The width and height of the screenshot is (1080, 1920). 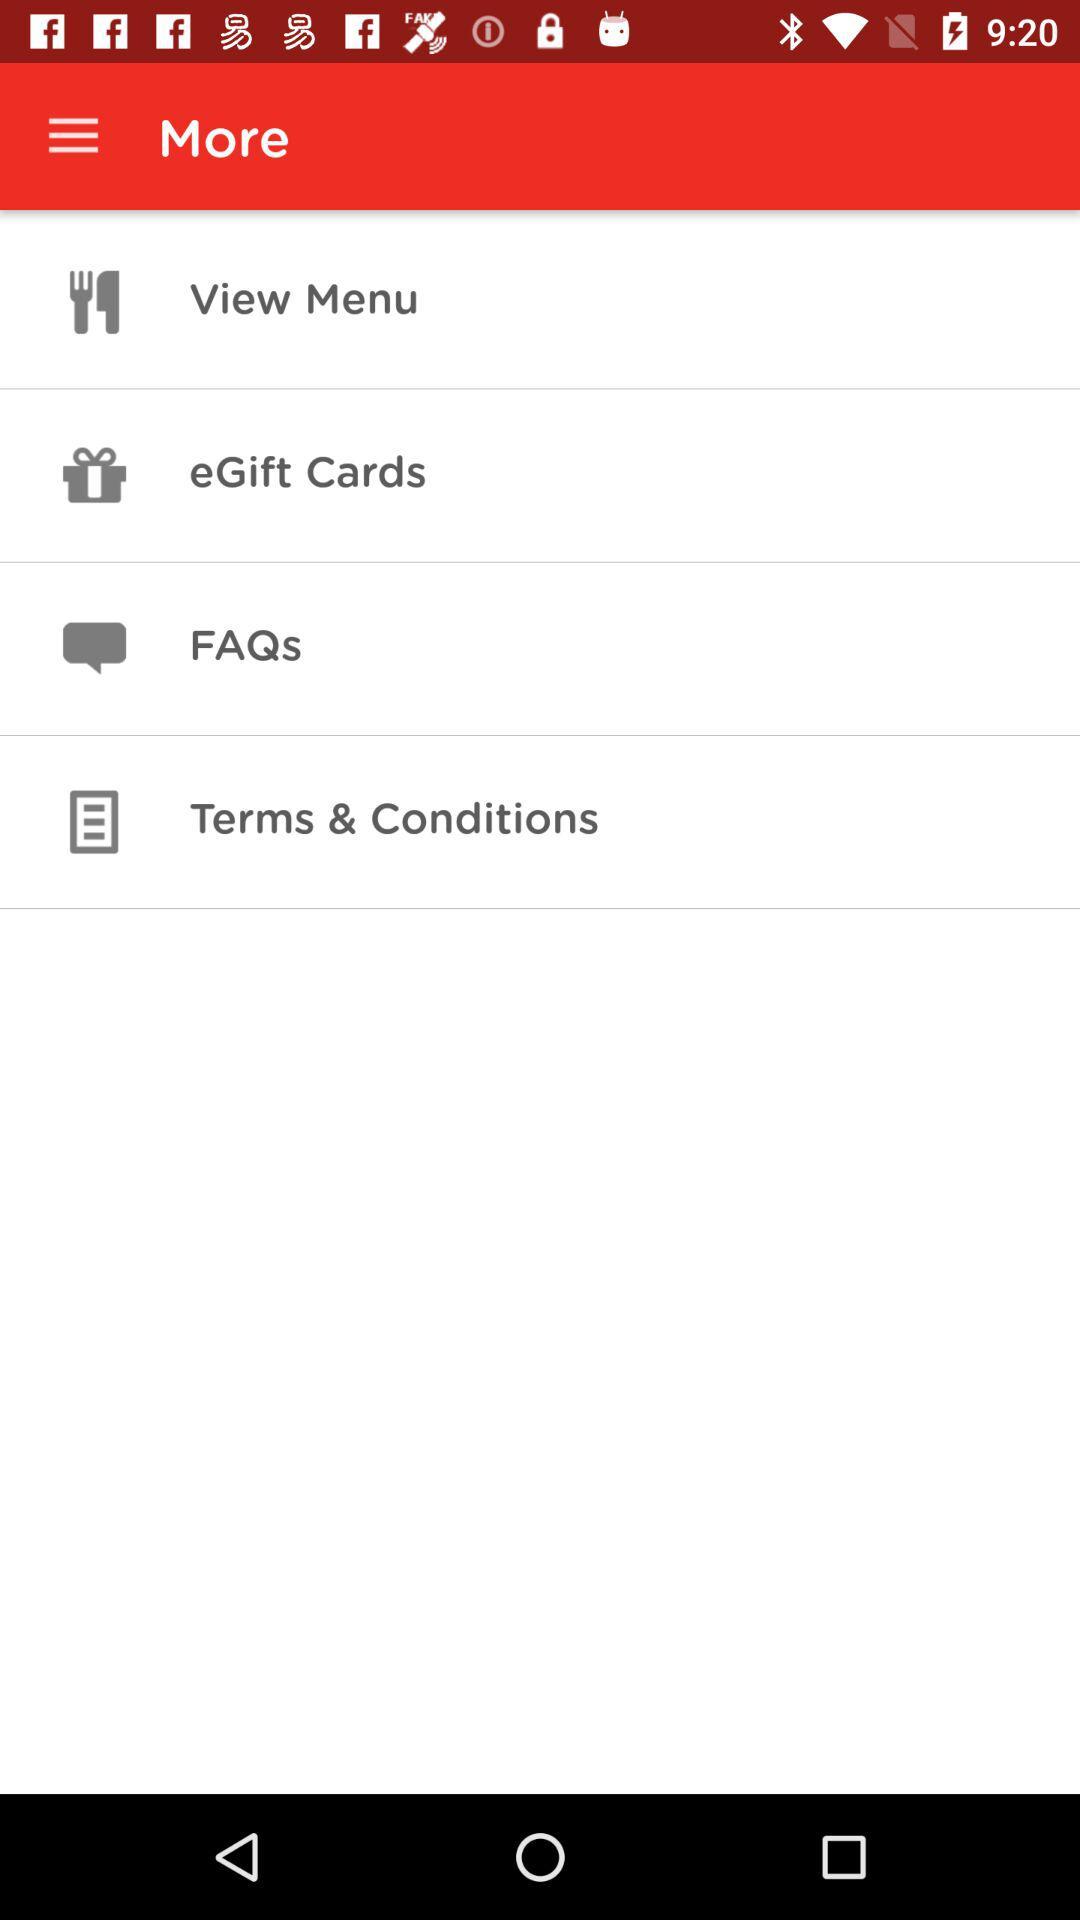 What do you see at coordinates (72, 135) in the screenshot?
I see `icon next to more item` at bounding box center [72, 135].